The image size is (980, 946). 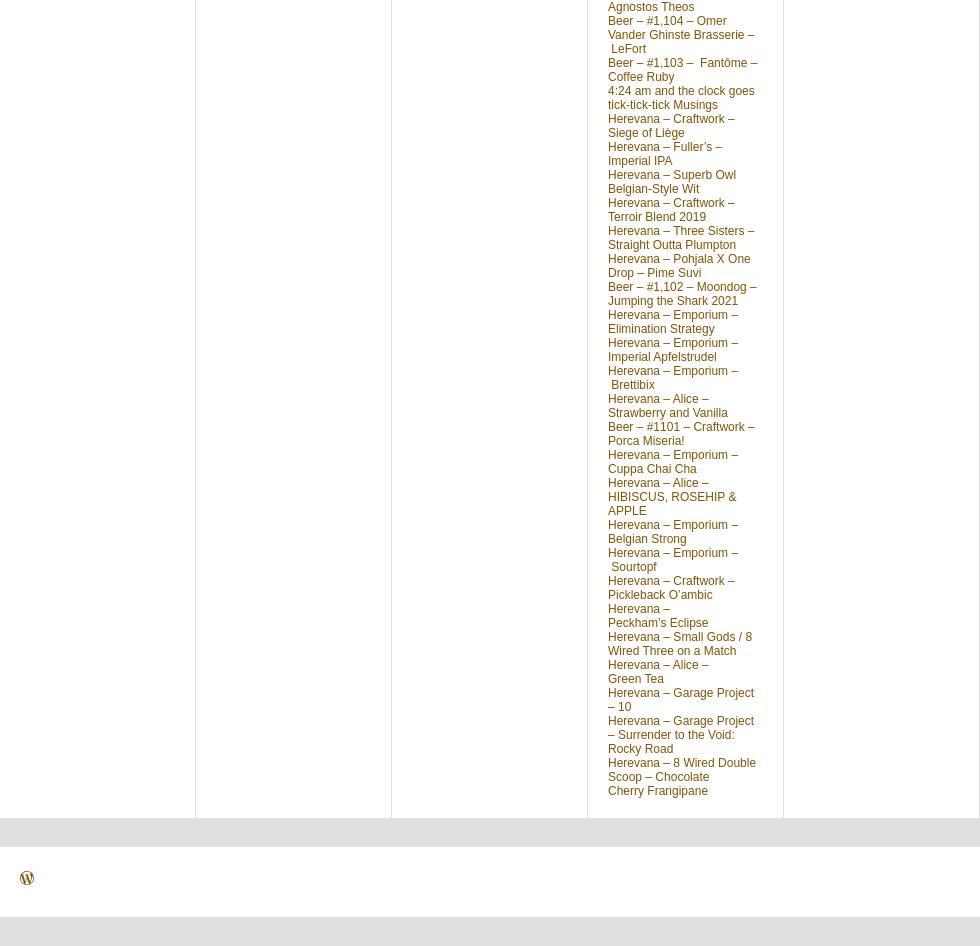 I want to click on 'Beer – #1,102 – Moondog – Jumping the Shark 2021', so click(x=681, y=293).